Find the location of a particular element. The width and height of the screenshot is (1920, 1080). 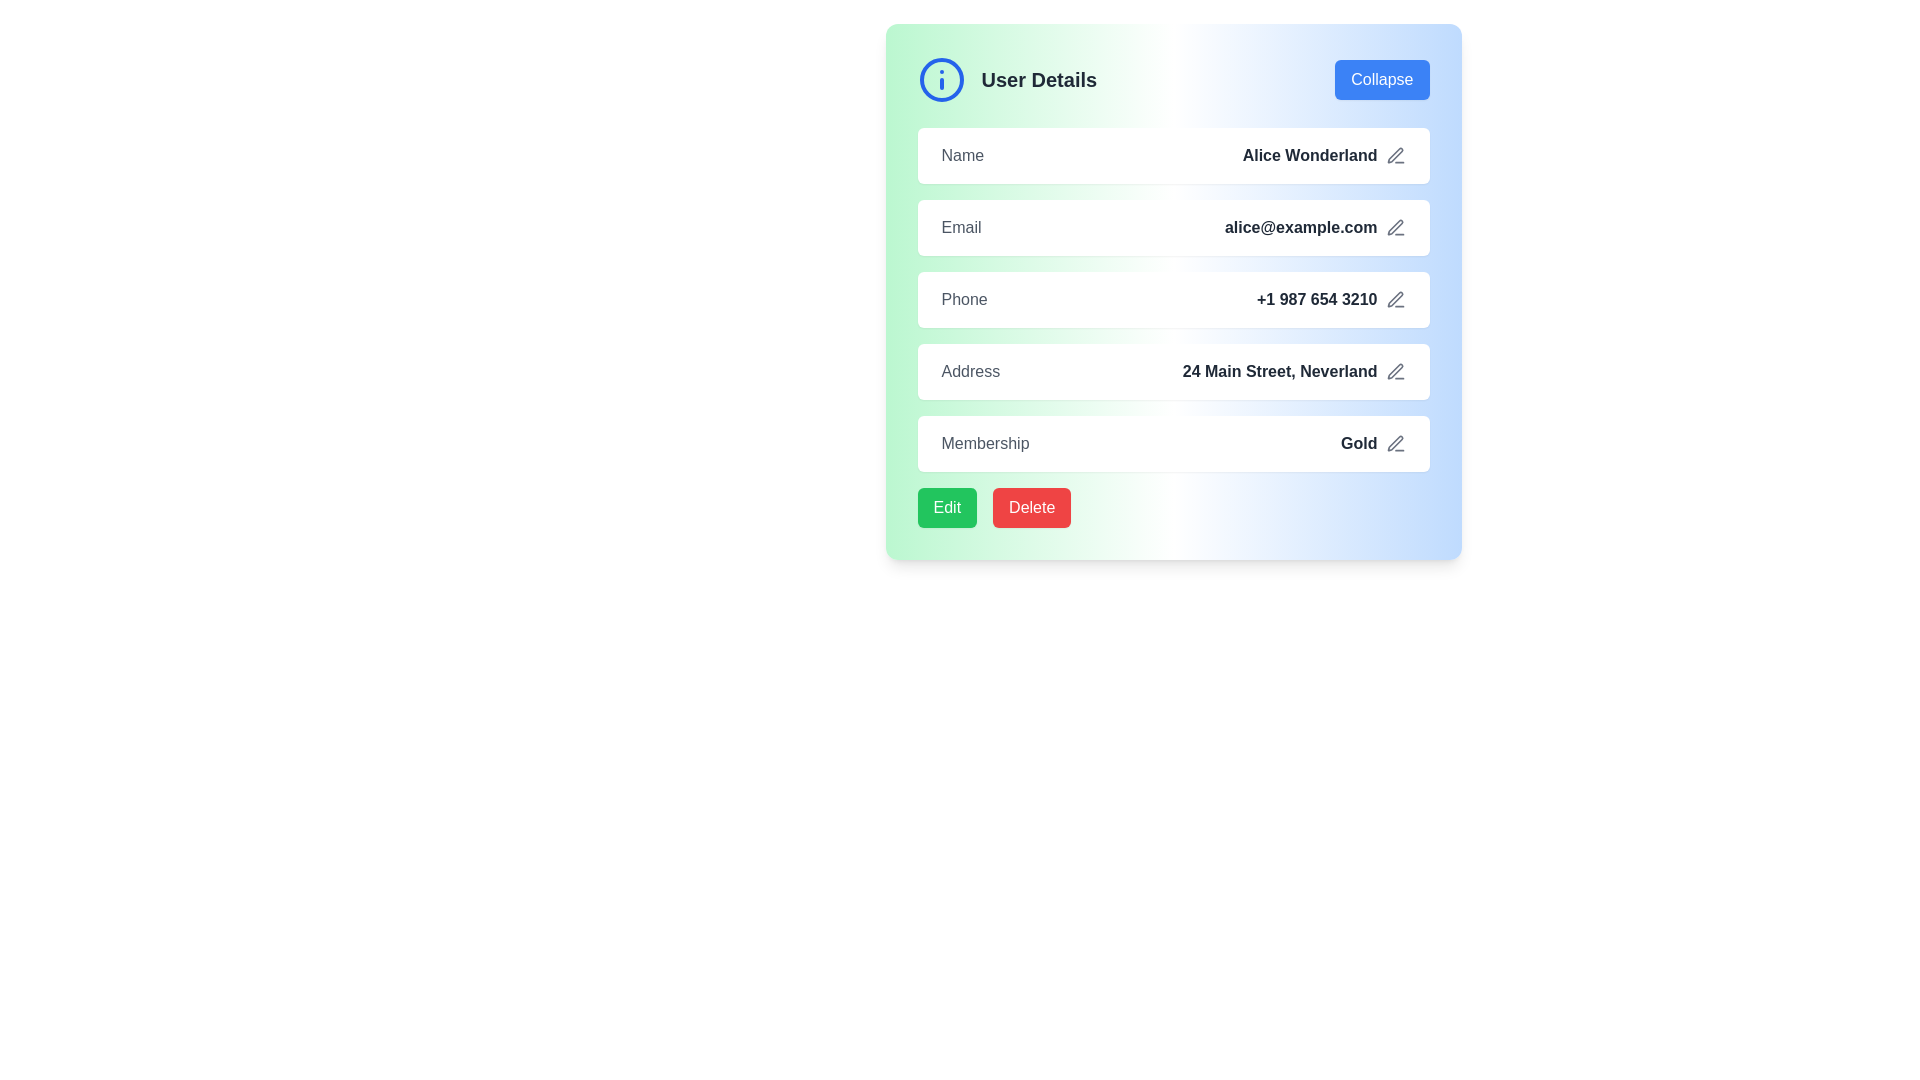

the Label with an accompanying icon that identifies the section for user details, located at the top-left corner inside a box of header components is located at coordinates (1007, 79).